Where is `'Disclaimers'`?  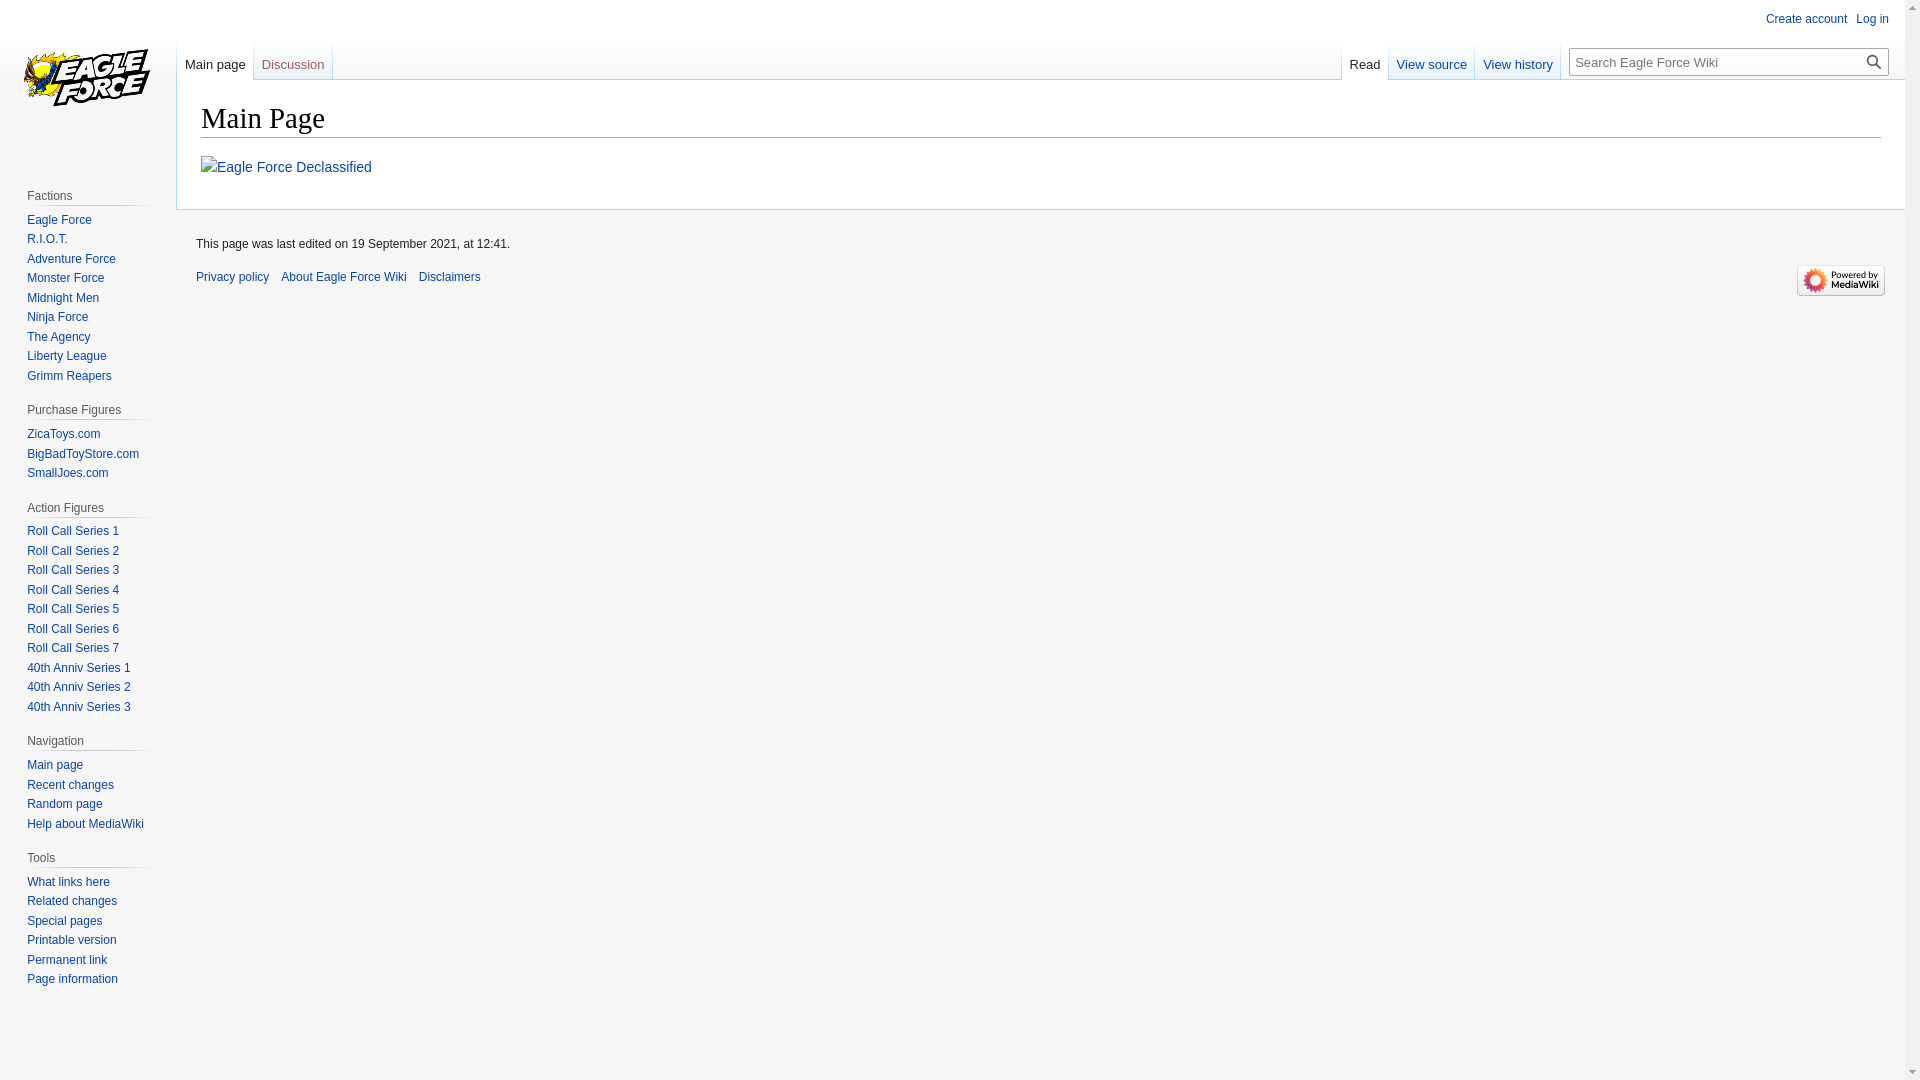
'Disclaimers' is located at coordinates (417, 277).